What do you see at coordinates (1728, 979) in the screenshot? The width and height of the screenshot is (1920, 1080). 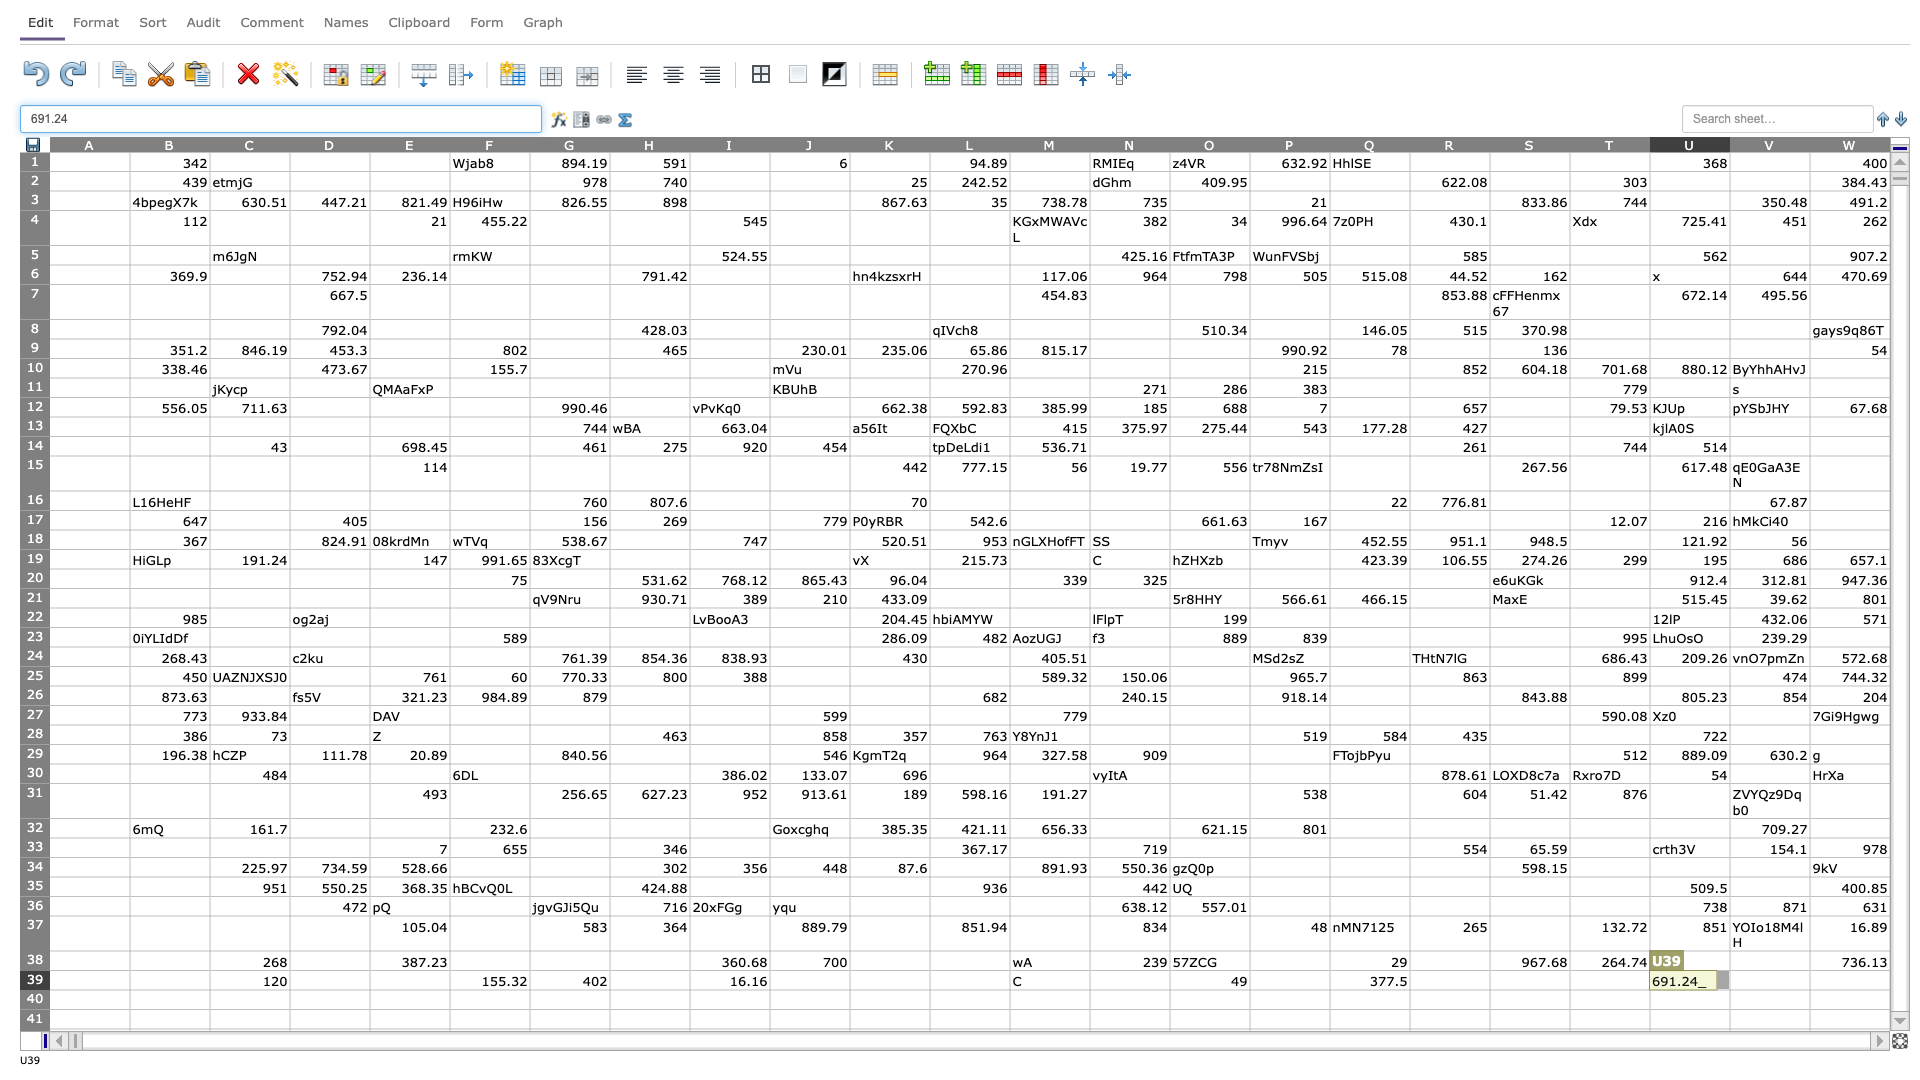 I see `left edge of cell V39` at bounding box center [1728, 979].